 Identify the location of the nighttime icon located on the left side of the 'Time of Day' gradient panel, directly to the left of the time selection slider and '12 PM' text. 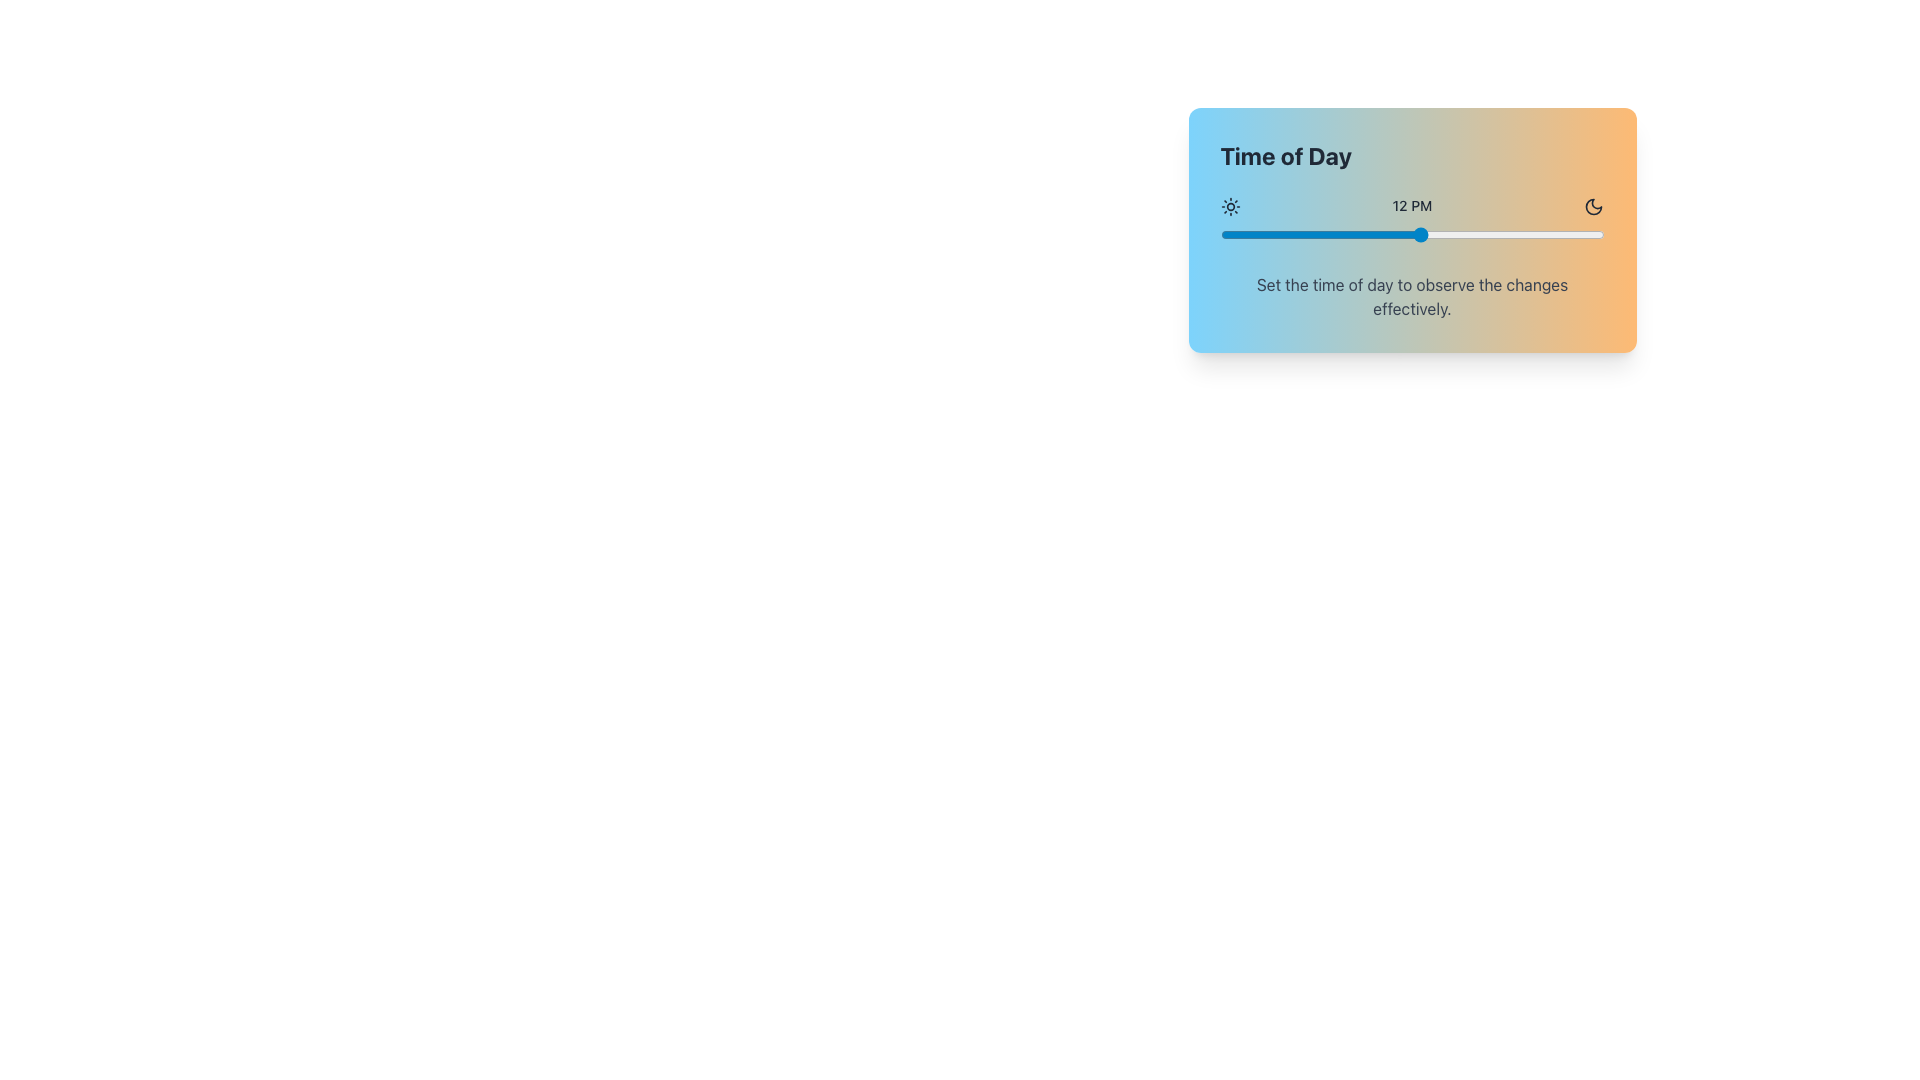
(1593, 207).